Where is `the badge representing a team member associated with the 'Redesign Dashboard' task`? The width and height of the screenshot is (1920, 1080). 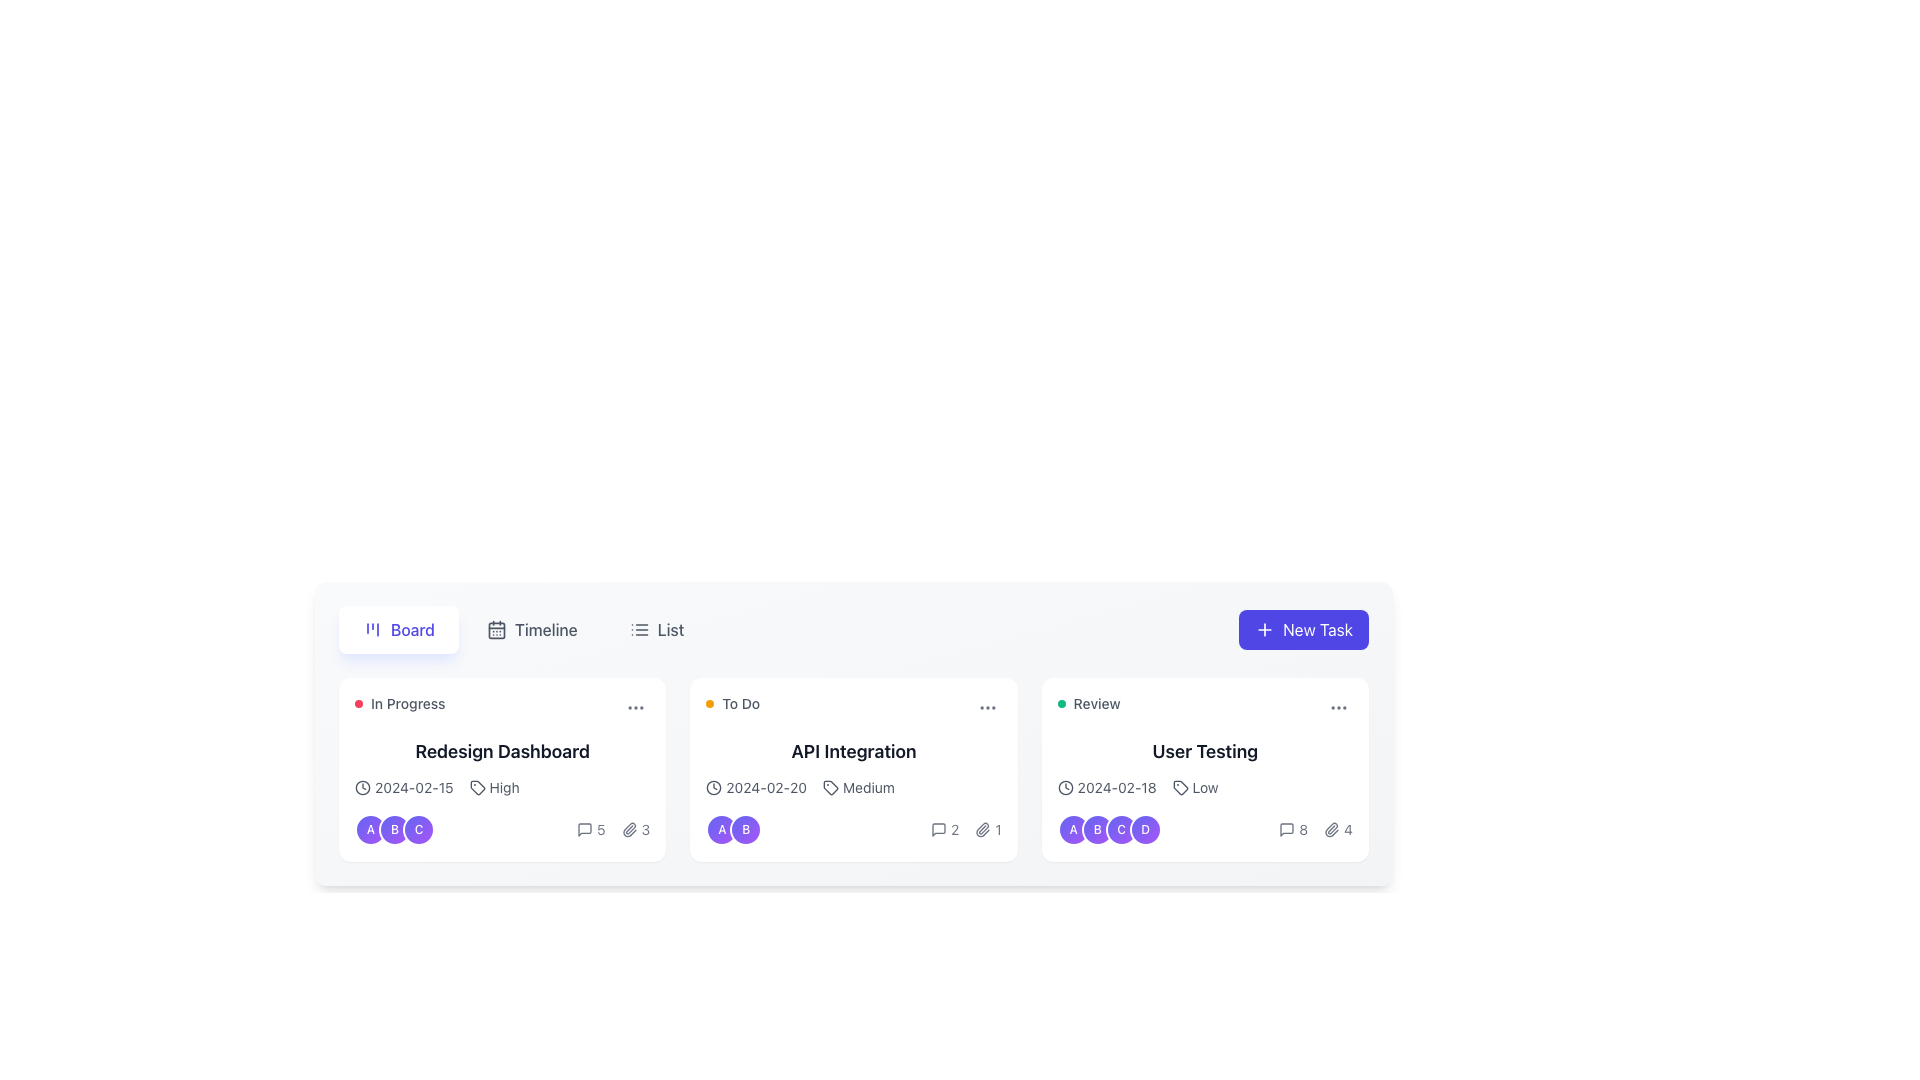 the badge representing a team member associated with the 'Redesign Dashboard' task is located at coordinates (394, 829).